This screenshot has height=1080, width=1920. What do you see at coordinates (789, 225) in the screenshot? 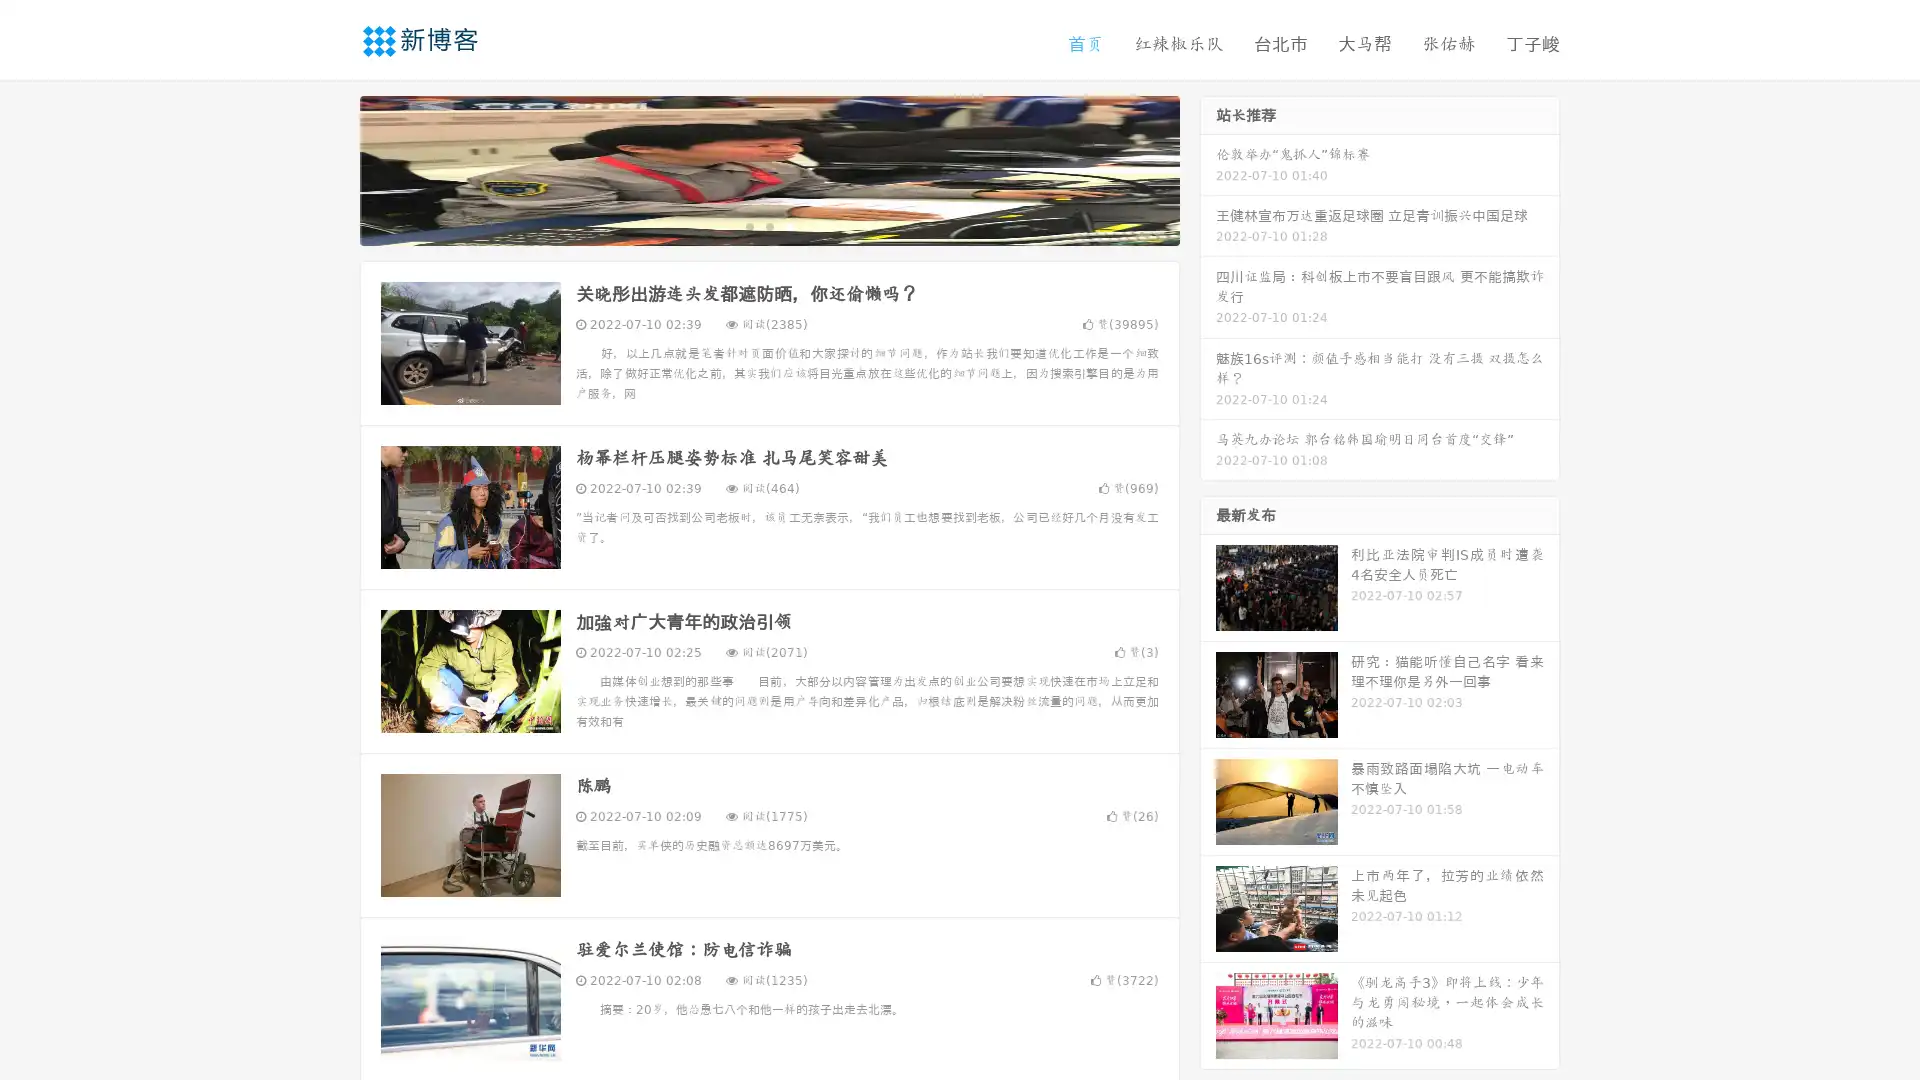
I see `Go to slide 3` at bounding box center [789, 225].